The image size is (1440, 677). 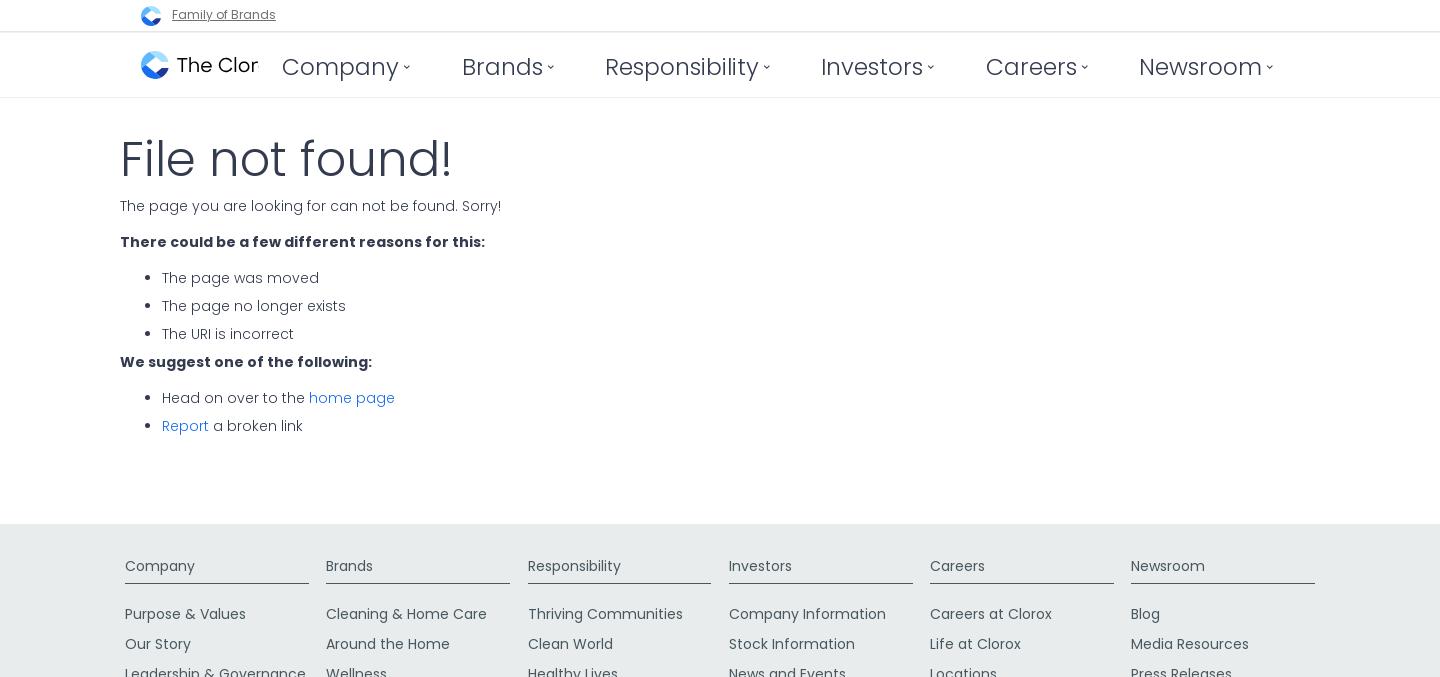 What do you see at coordinates (405, 613) in the screenshot?
I see `'Cleaning & Home Care'` at bounding box center [405, 613].